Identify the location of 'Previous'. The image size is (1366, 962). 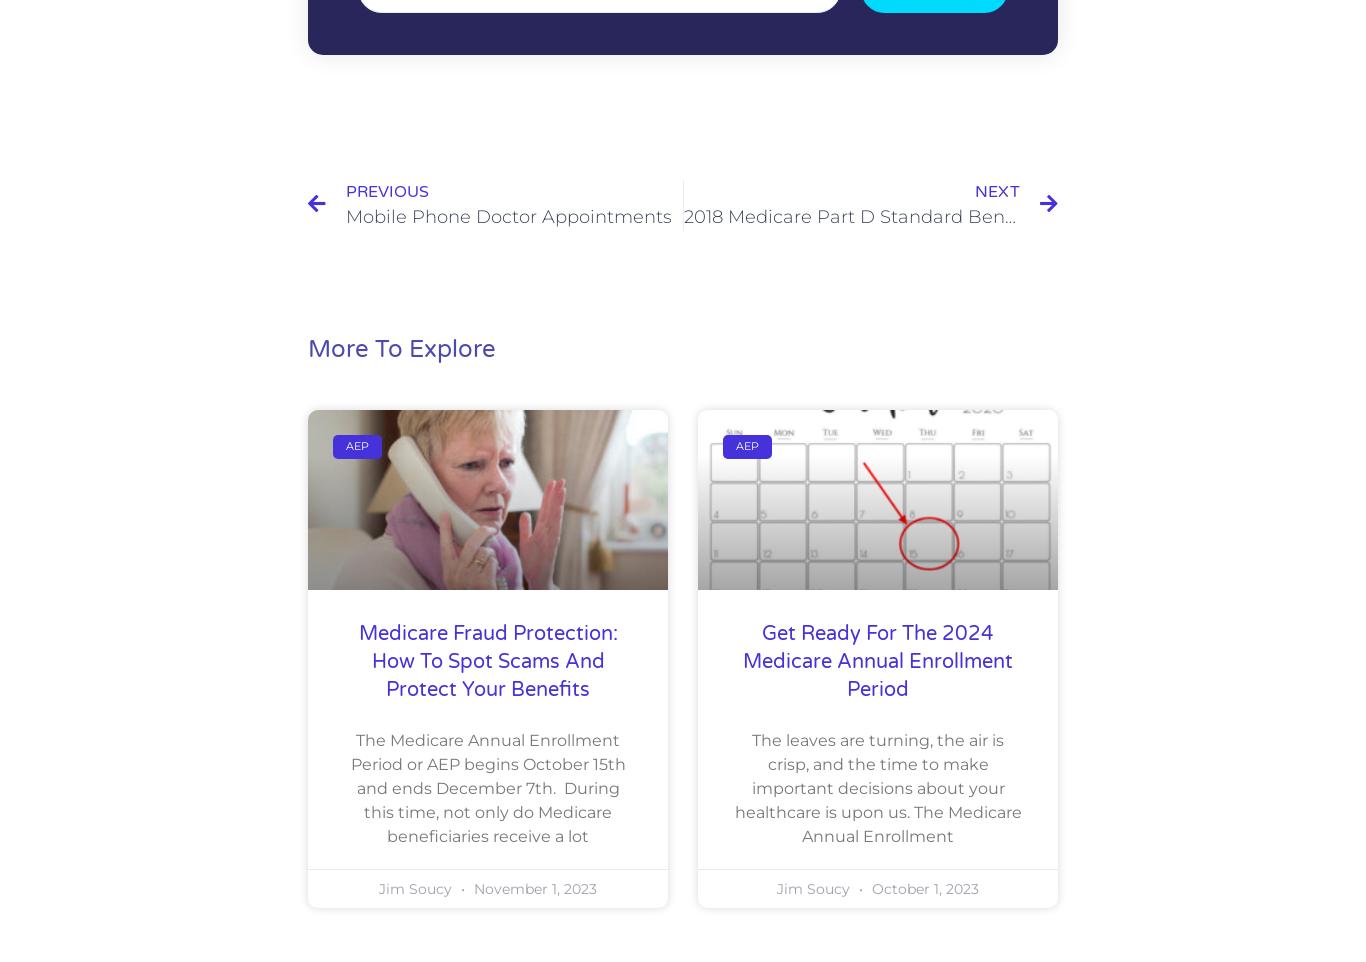
(386, 190).